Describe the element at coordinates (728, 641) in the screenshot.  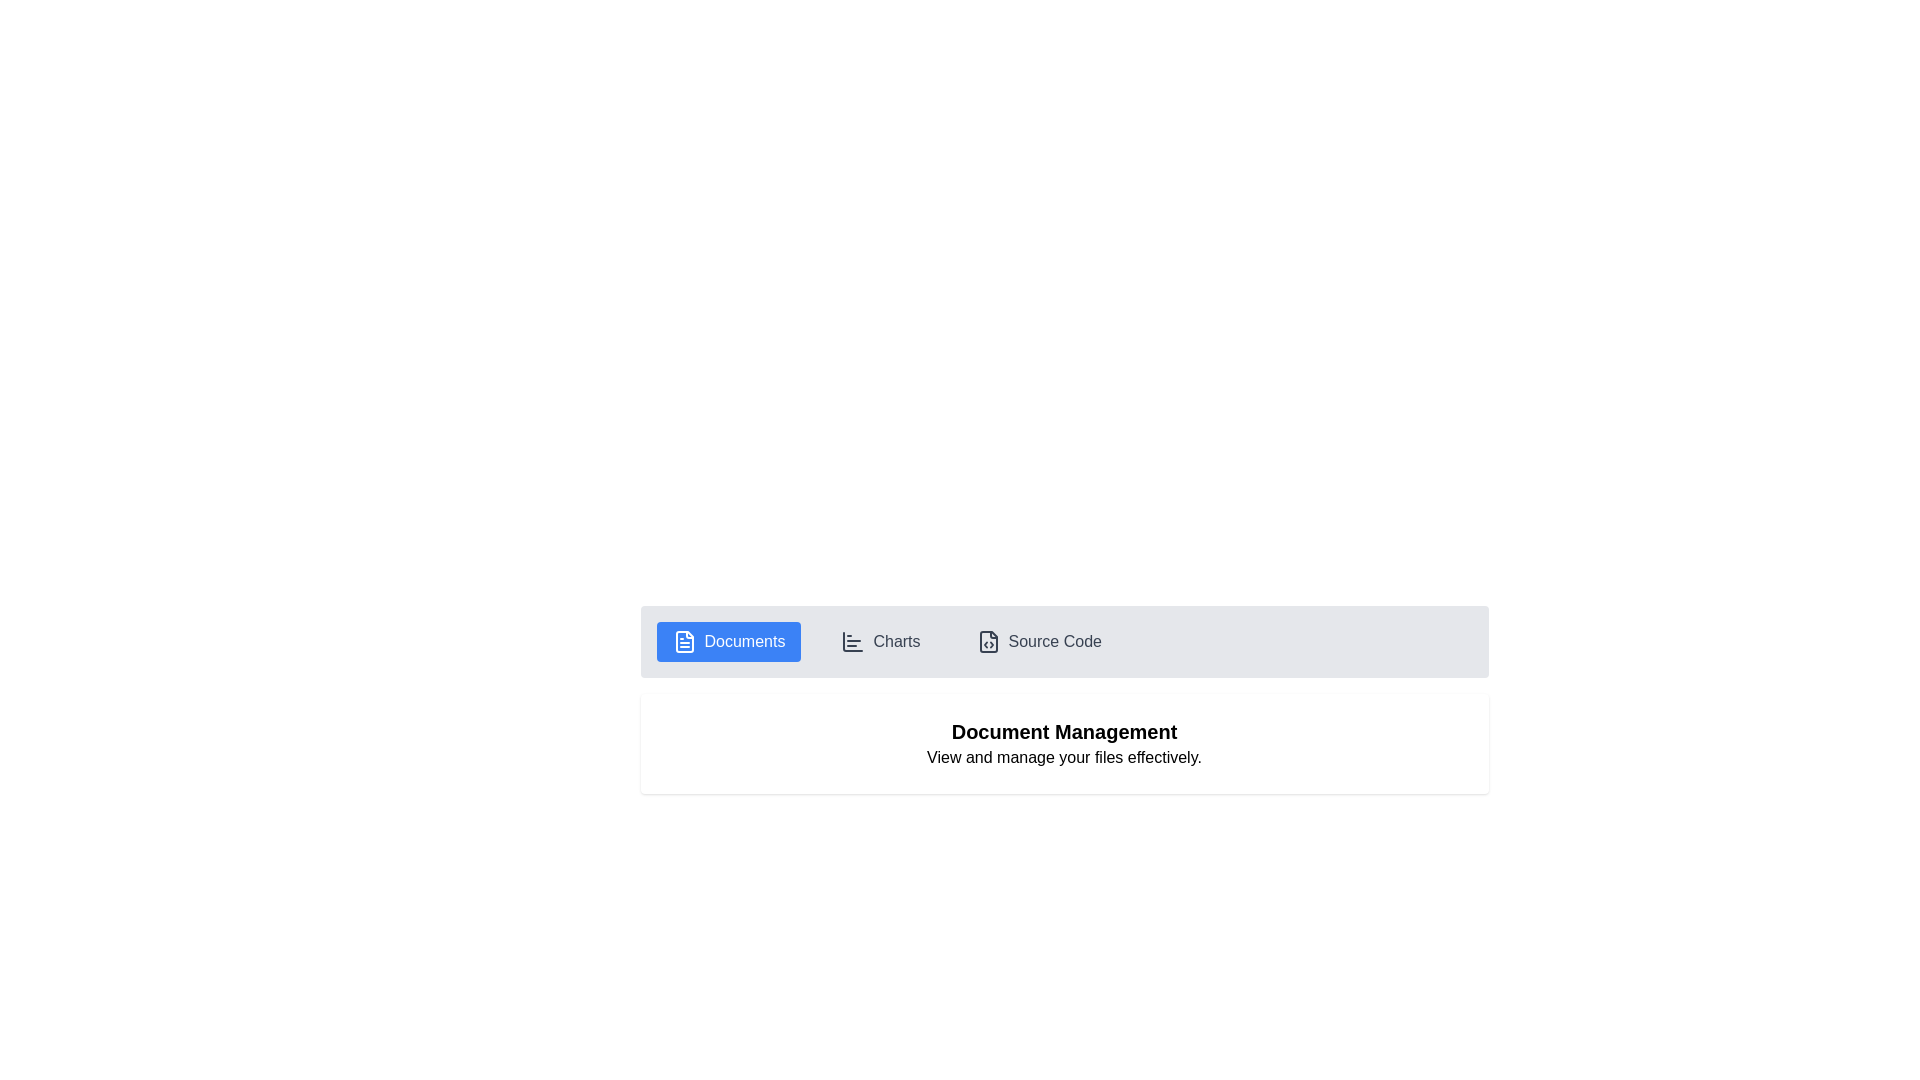
I see `the blue rectangular button labeled 'Documents' with a document icon on the left` at that location.